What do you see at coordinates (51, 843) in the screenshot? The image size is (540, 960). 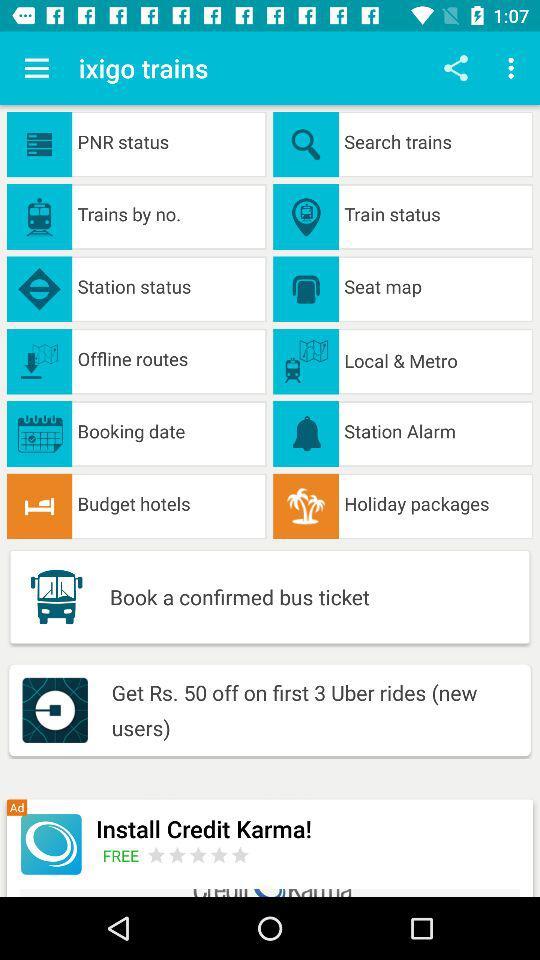 I see `logo part of advertisement` at bounding box center [51, 843].